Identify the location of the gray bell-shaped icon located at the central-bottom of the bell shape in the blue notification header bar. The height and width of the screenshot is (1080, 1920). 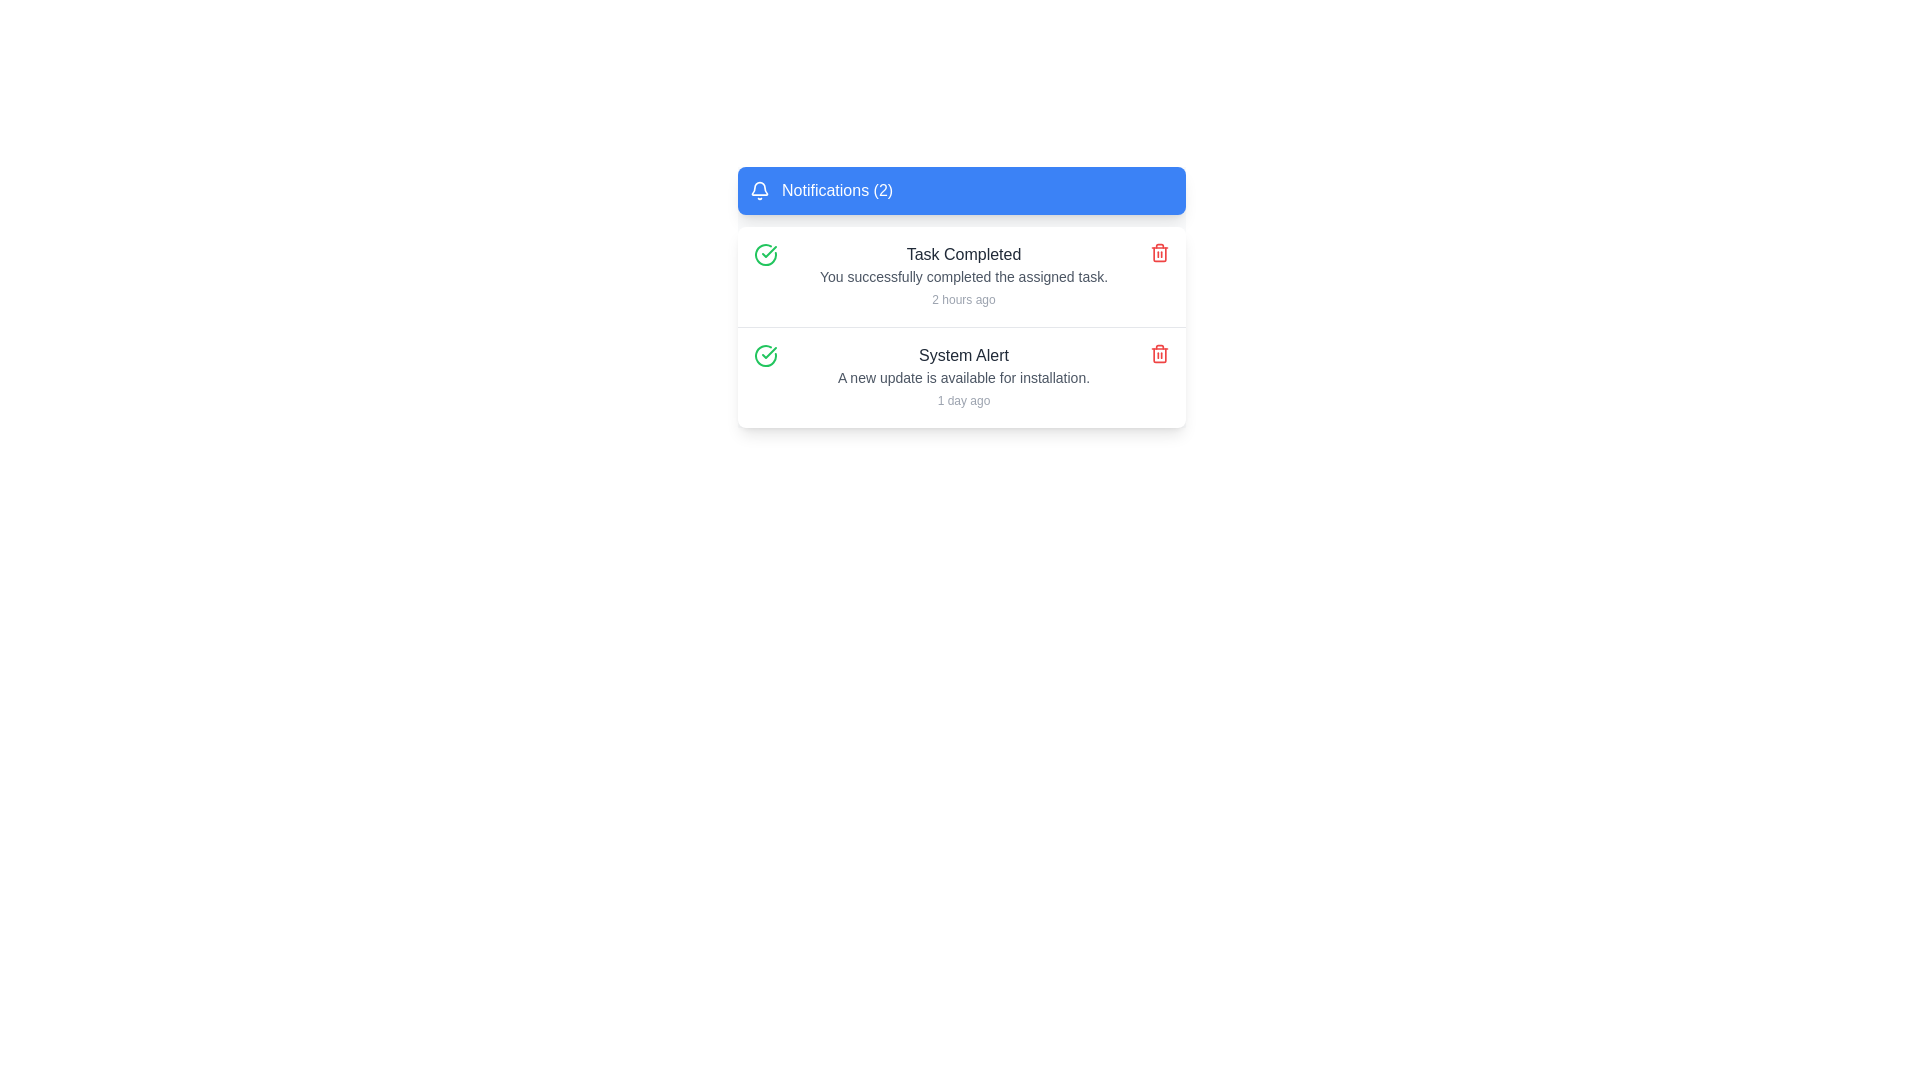
(758, 188).